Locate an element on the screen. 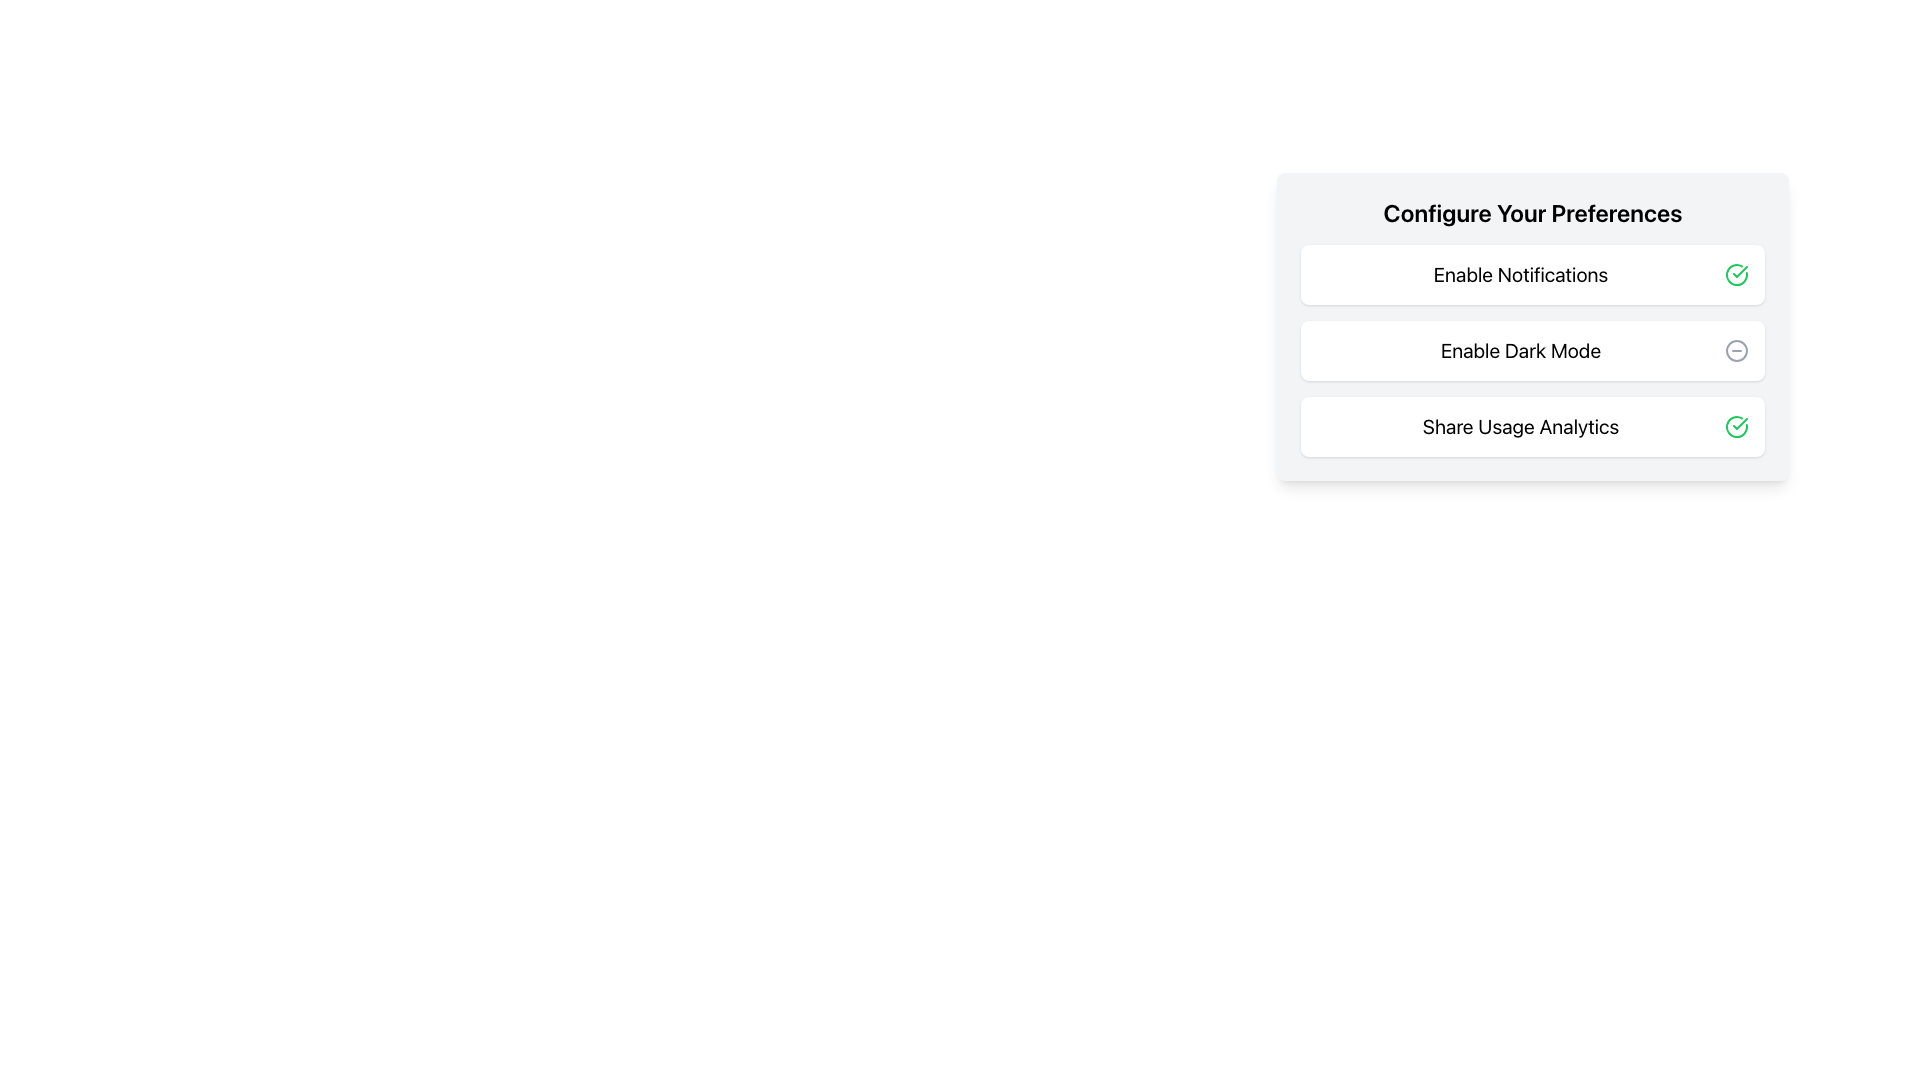  the 'Enable Dark Mode' toggle control in the 'Configure Your Preferences' panel is located at coordinates (1531, 326).